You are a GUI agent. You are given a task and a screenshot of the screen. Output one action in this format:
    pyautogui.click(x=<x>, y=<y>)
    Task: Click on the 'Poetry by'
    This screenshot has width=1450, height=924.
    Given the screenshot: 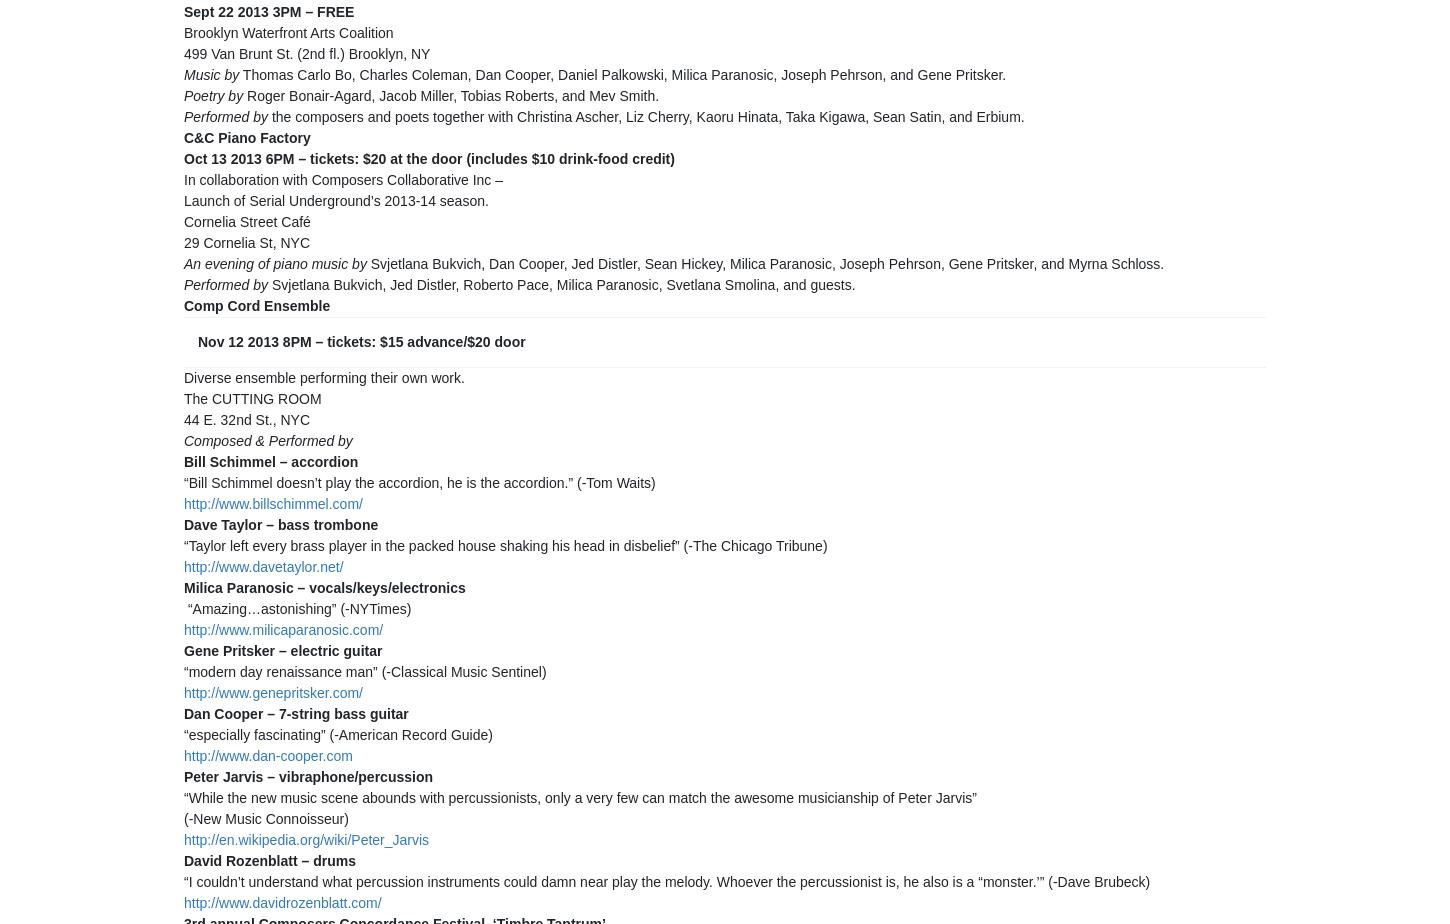 What is the action you would take?
    pyautogui.click(x=214, y=96)
    